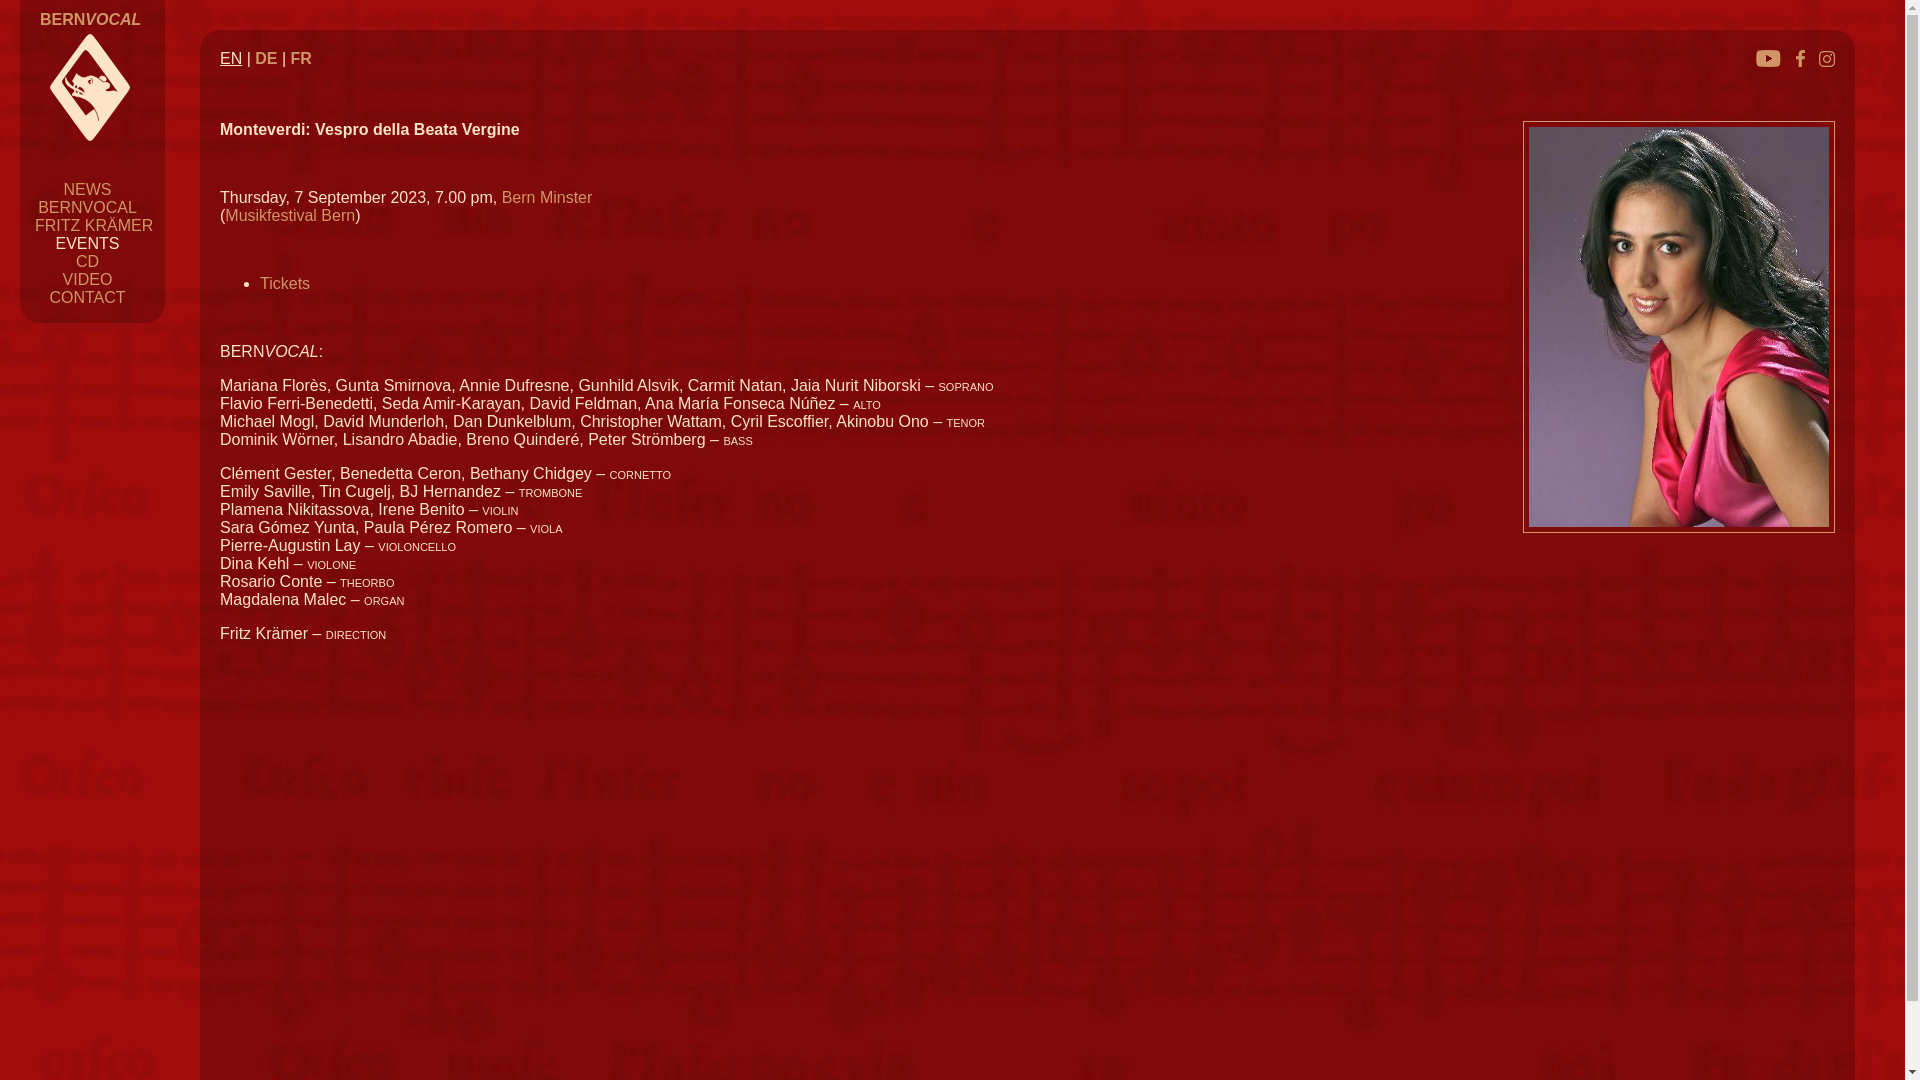  What do you see at coordinates (86, 207) in the screenshot?
I see `'BERNVOCAL'` at bounding box center [86, 207].